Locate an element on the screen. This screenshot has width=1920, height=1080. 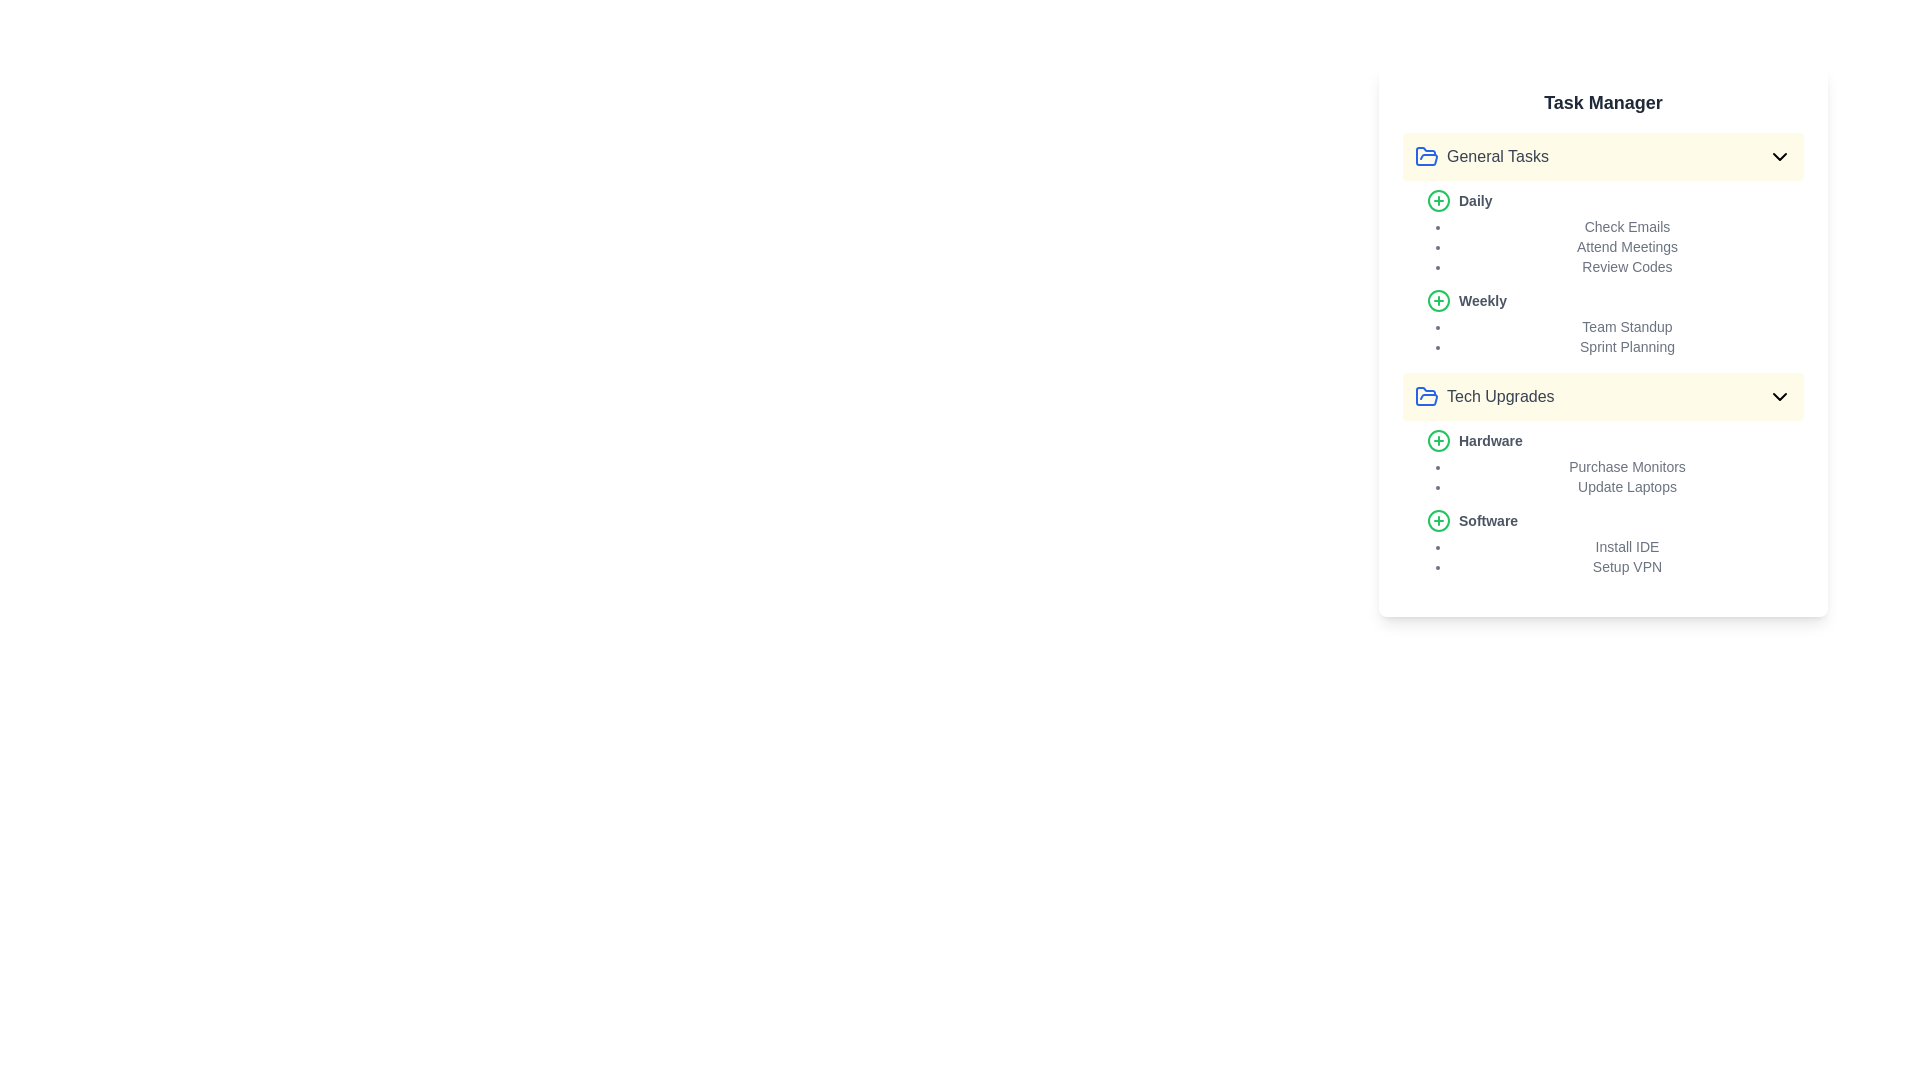
the static text label displaying 'Team Standup' in gray color, which is the first item in the 'Weekly' subcategory of the 'Task Manager' interface is located at coordinates (1627, 326).